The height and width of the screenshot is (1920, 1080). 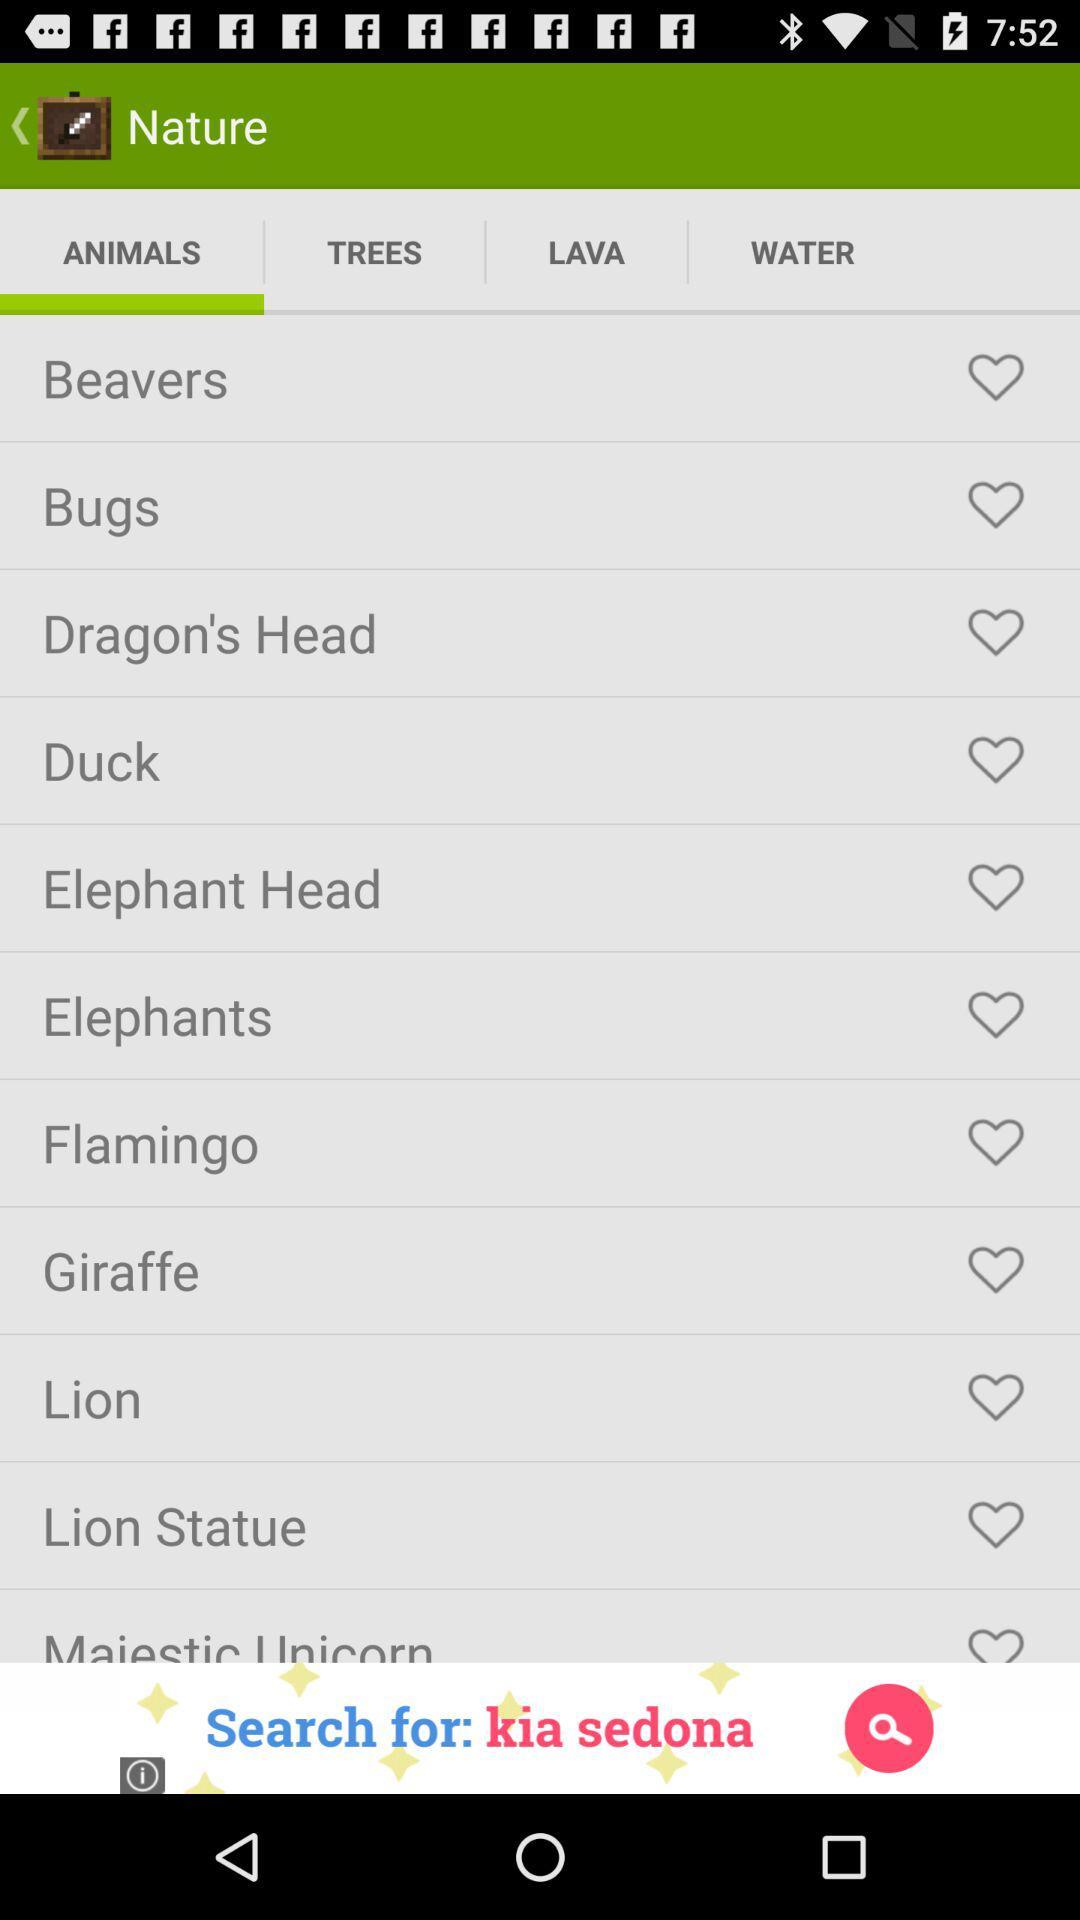 I want to click on kia sedona add, so click(x=540, y=1727).